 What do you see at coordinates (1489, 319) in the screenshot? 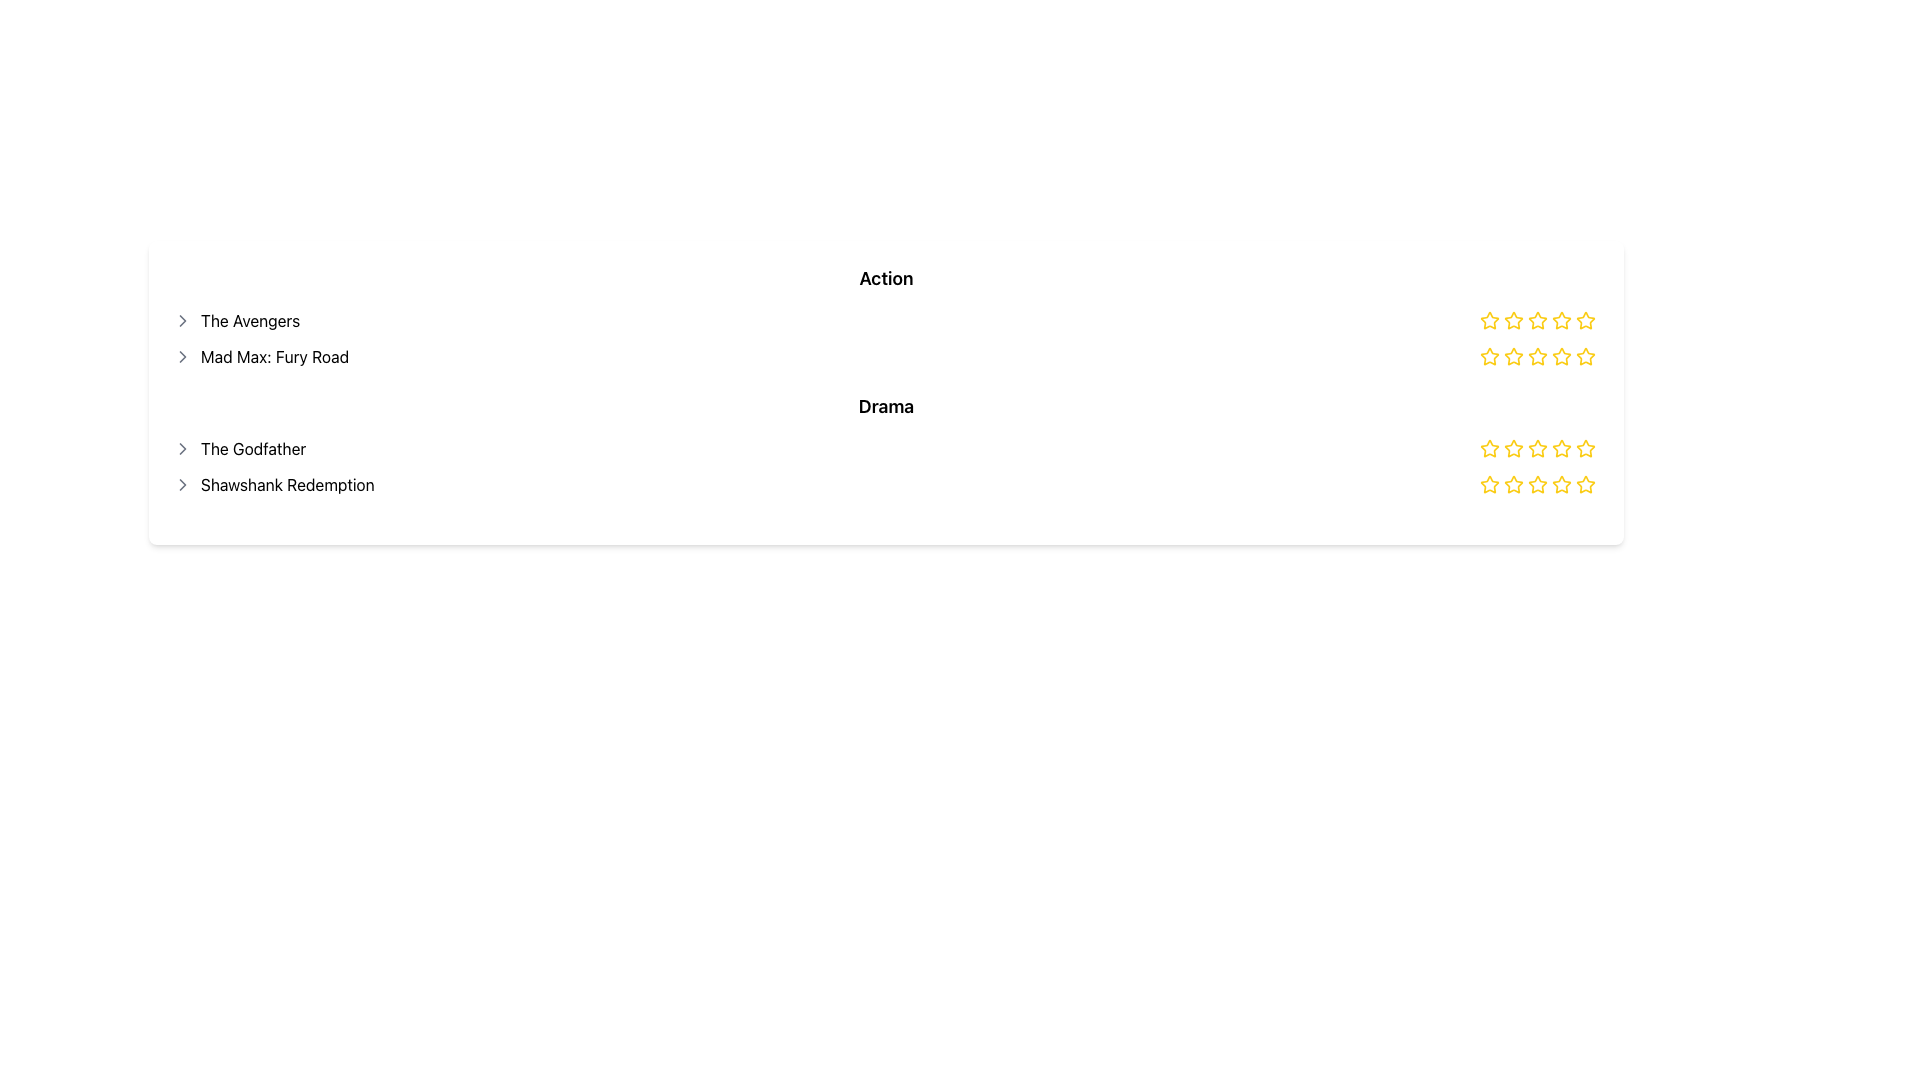
I see `the first Rating star icon with a yellow outline` at bounding box center [1489, 319].